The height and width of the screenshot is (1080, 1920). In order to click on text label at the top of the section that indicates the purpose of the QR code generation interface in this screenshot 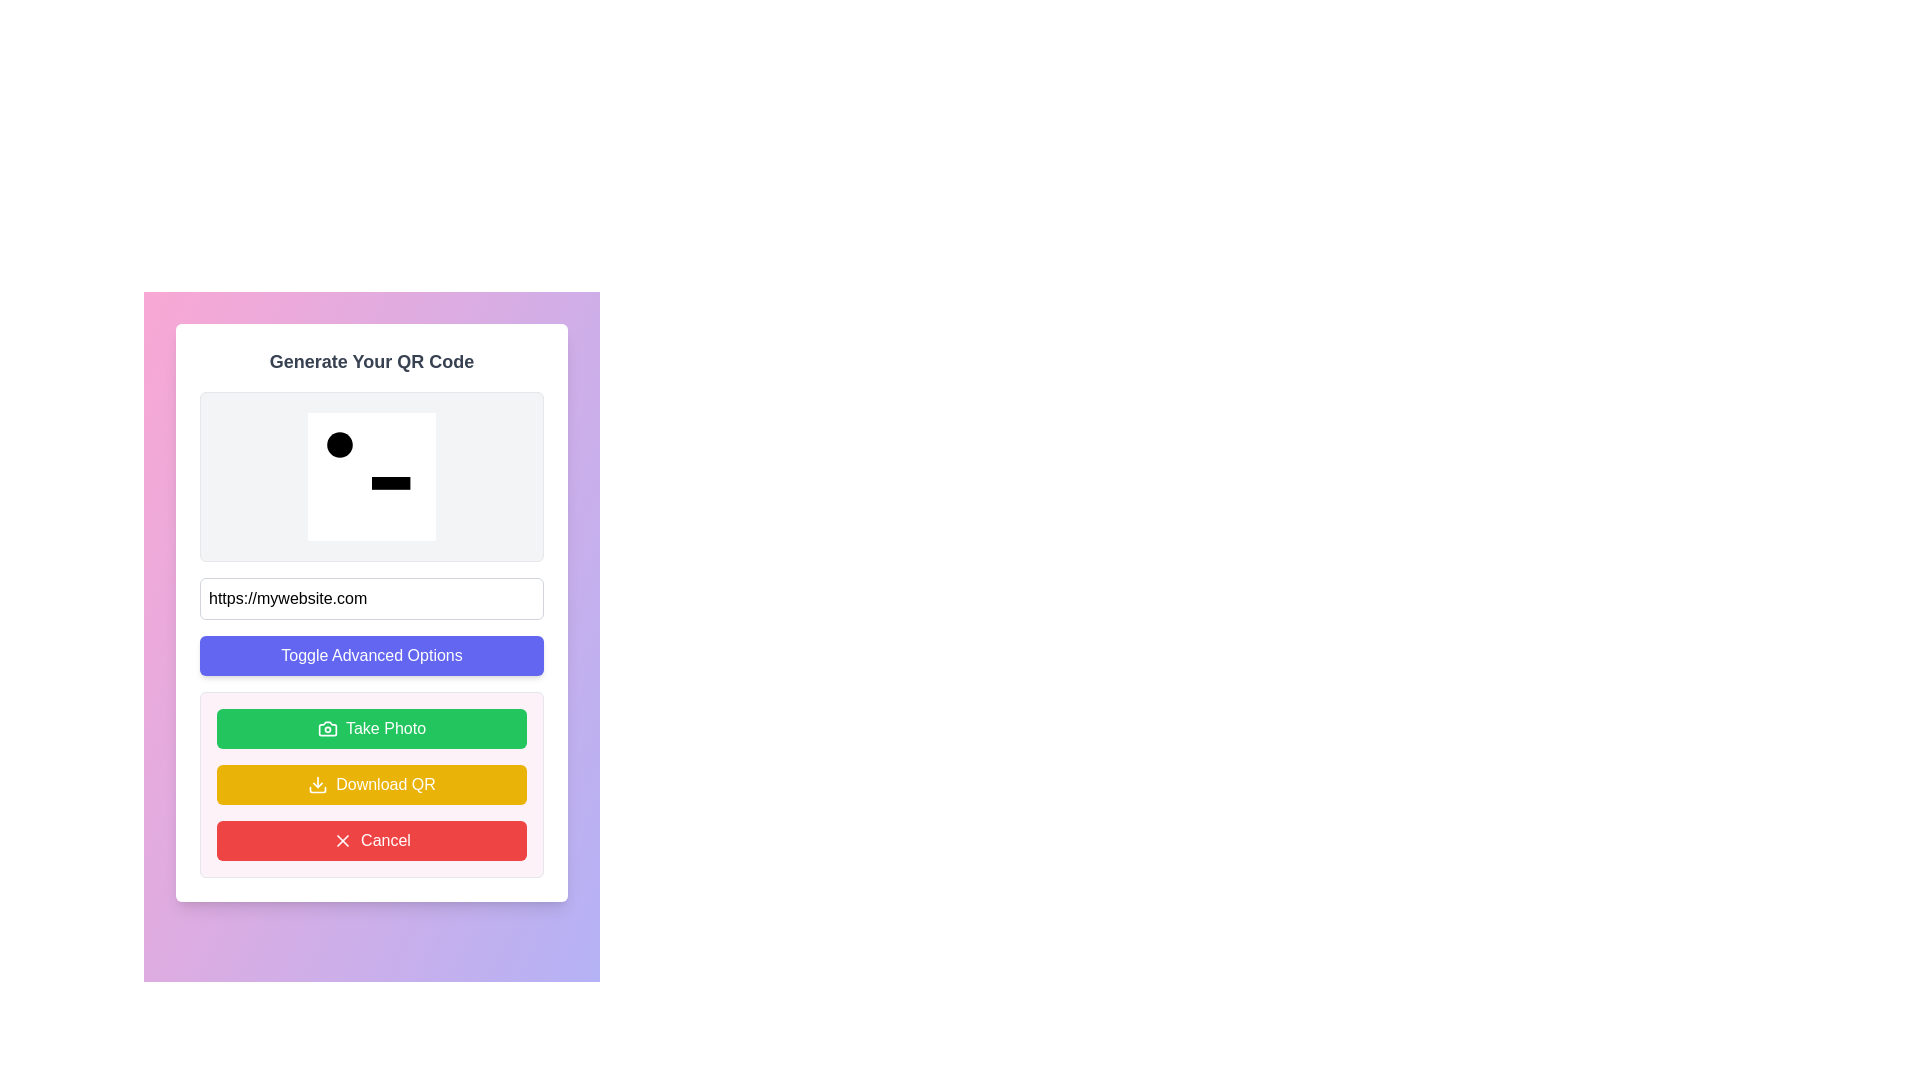, I will do `click(372, 362)`.